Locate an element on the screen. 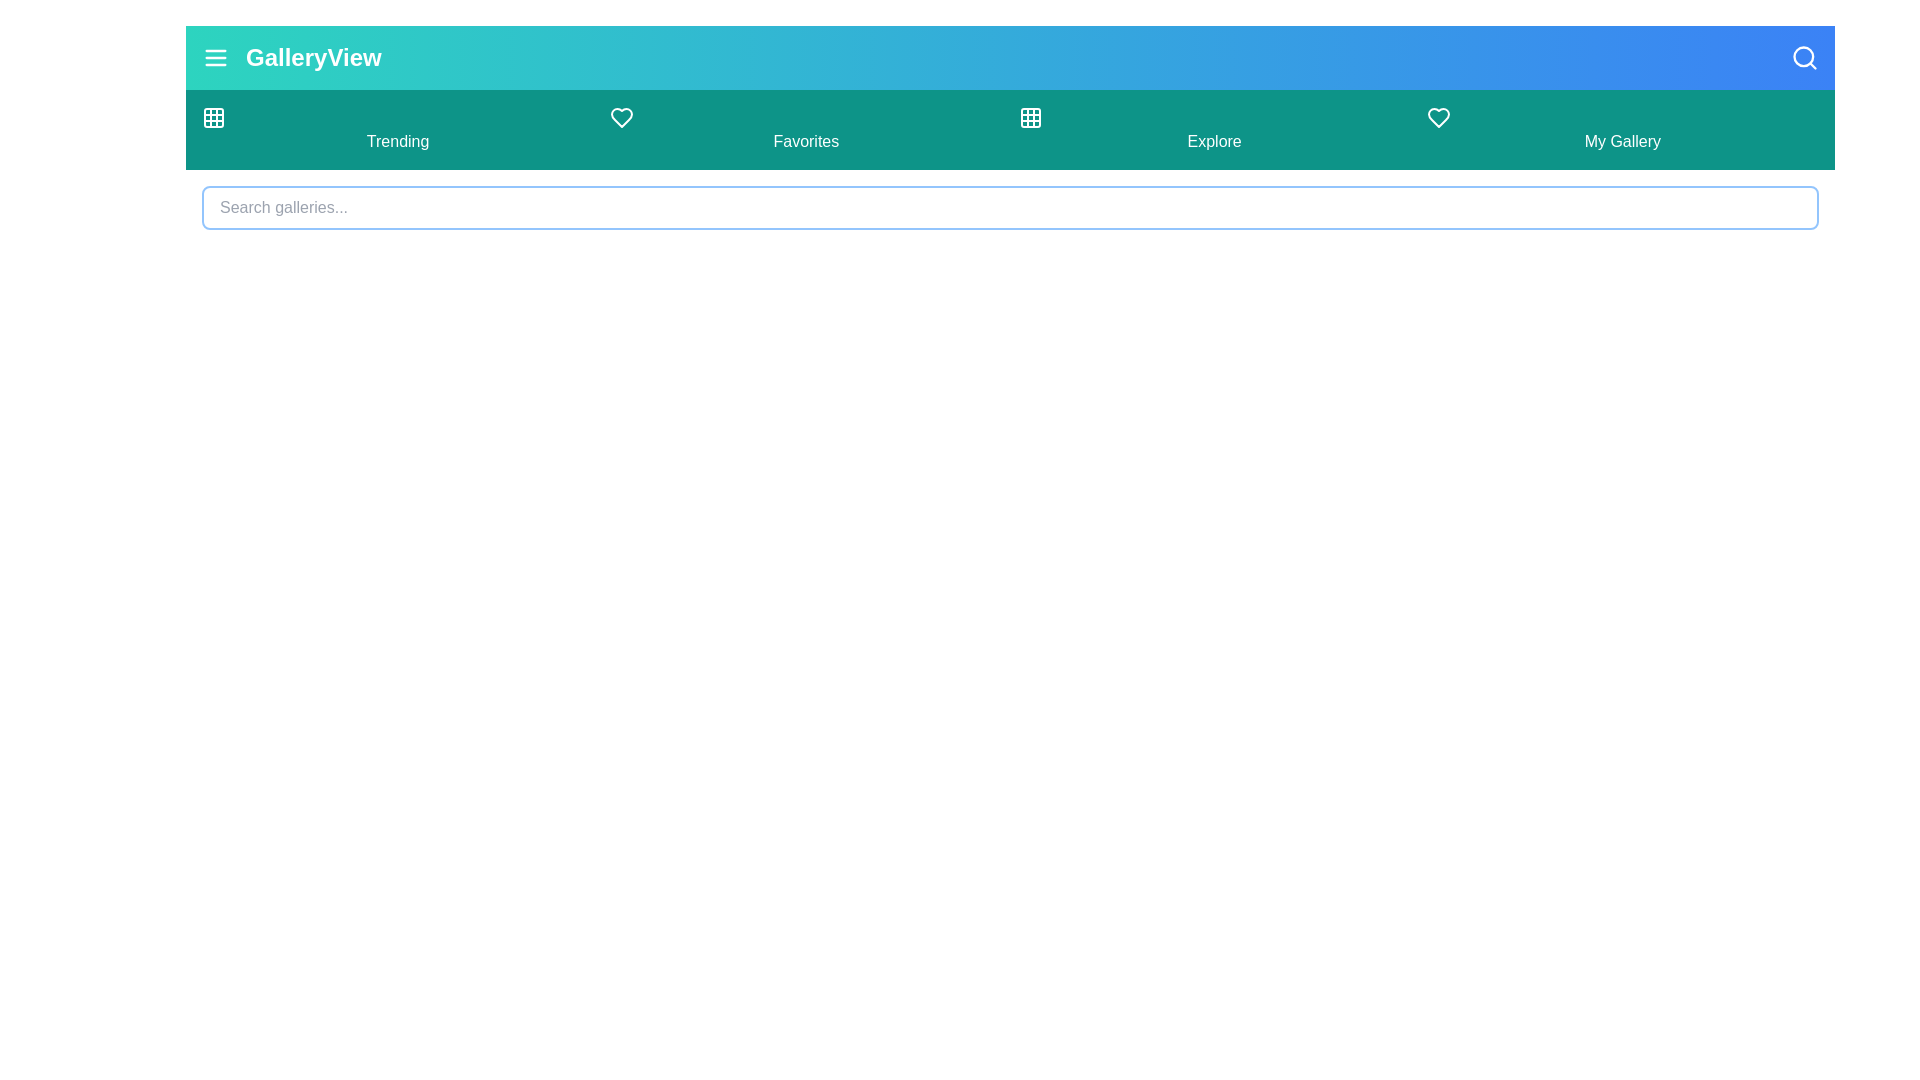 The width and height of the screenshot is (1920, 1080). the menu button to toggle the navigation drawer visibility is located at coordinates (216, 56).